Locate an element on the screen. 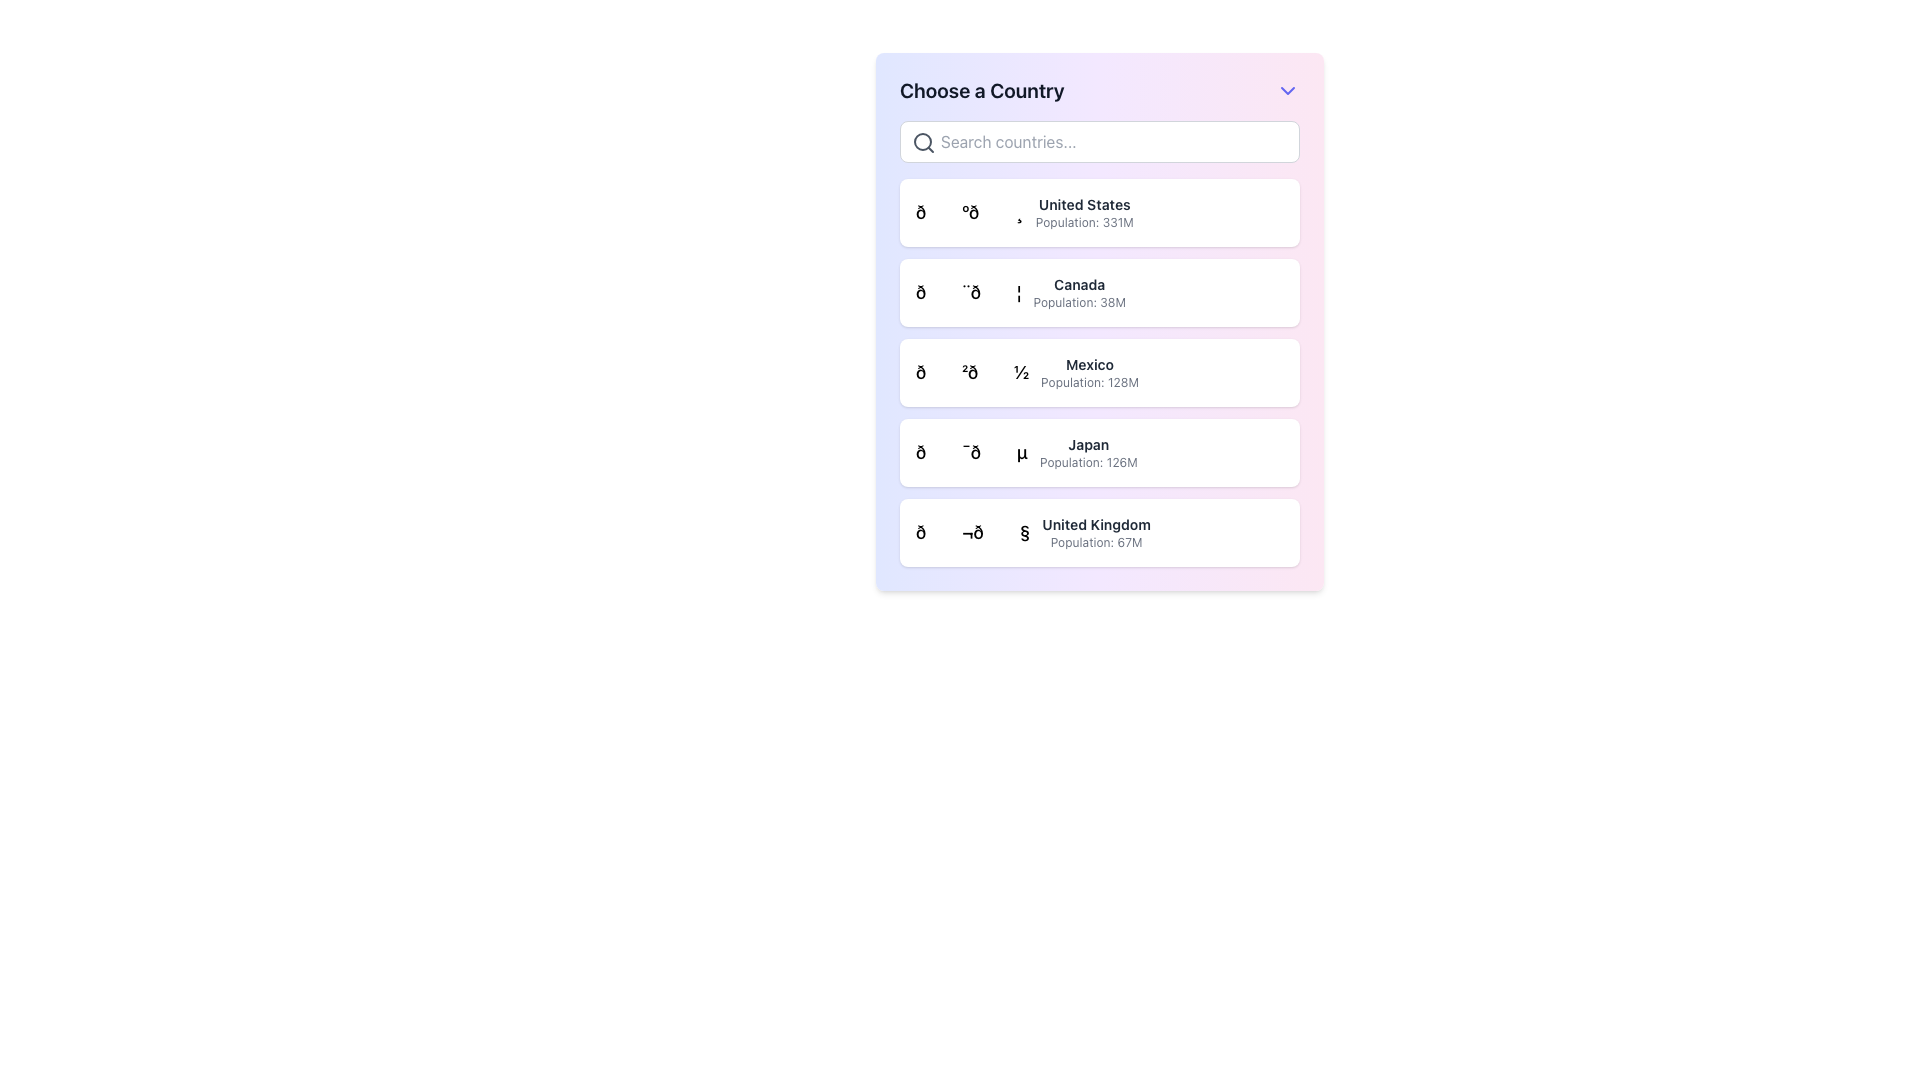  the first country tile in the 'Choose a Country' interface, which displays 'United States' and an emoji flag is located at coordinates (1098, 212).